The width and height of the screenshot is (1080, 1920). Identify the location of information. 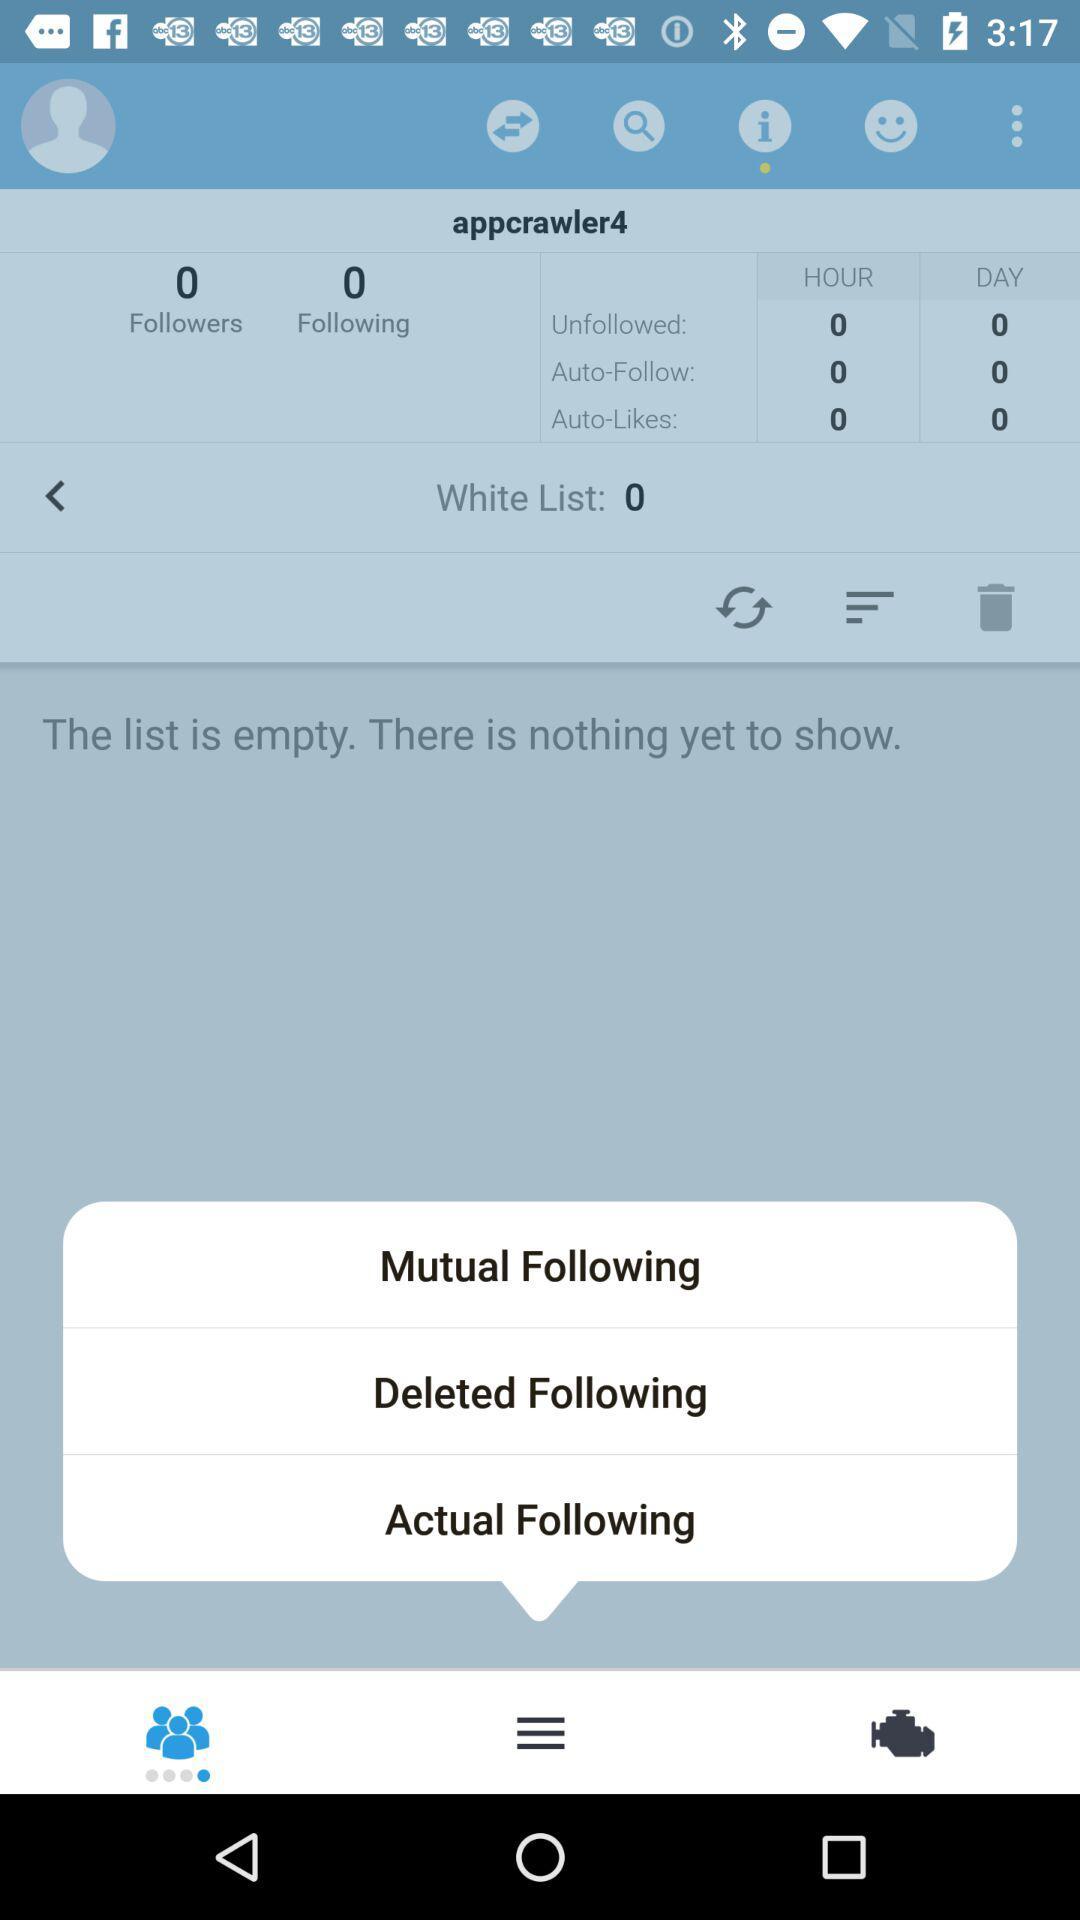
(764, 124).